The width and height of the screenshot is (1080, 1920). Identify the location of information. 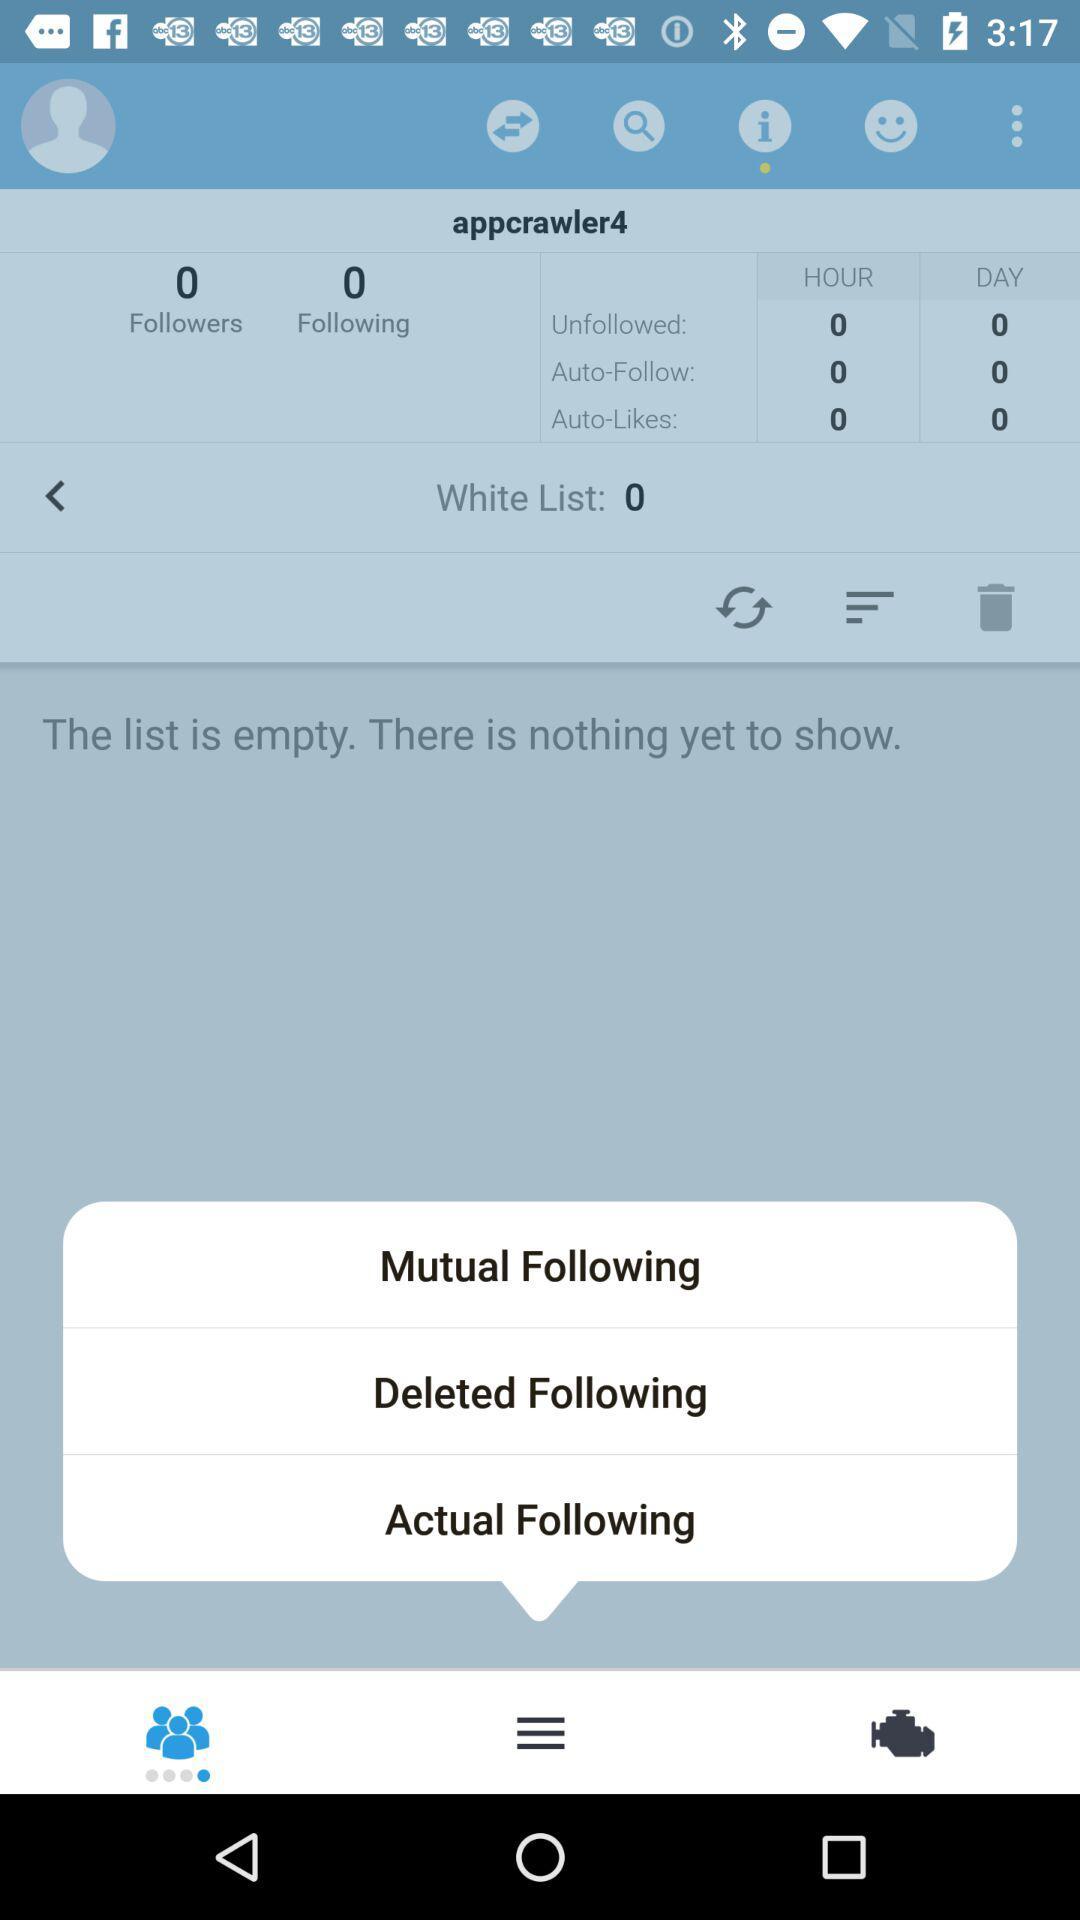
(764, 124).